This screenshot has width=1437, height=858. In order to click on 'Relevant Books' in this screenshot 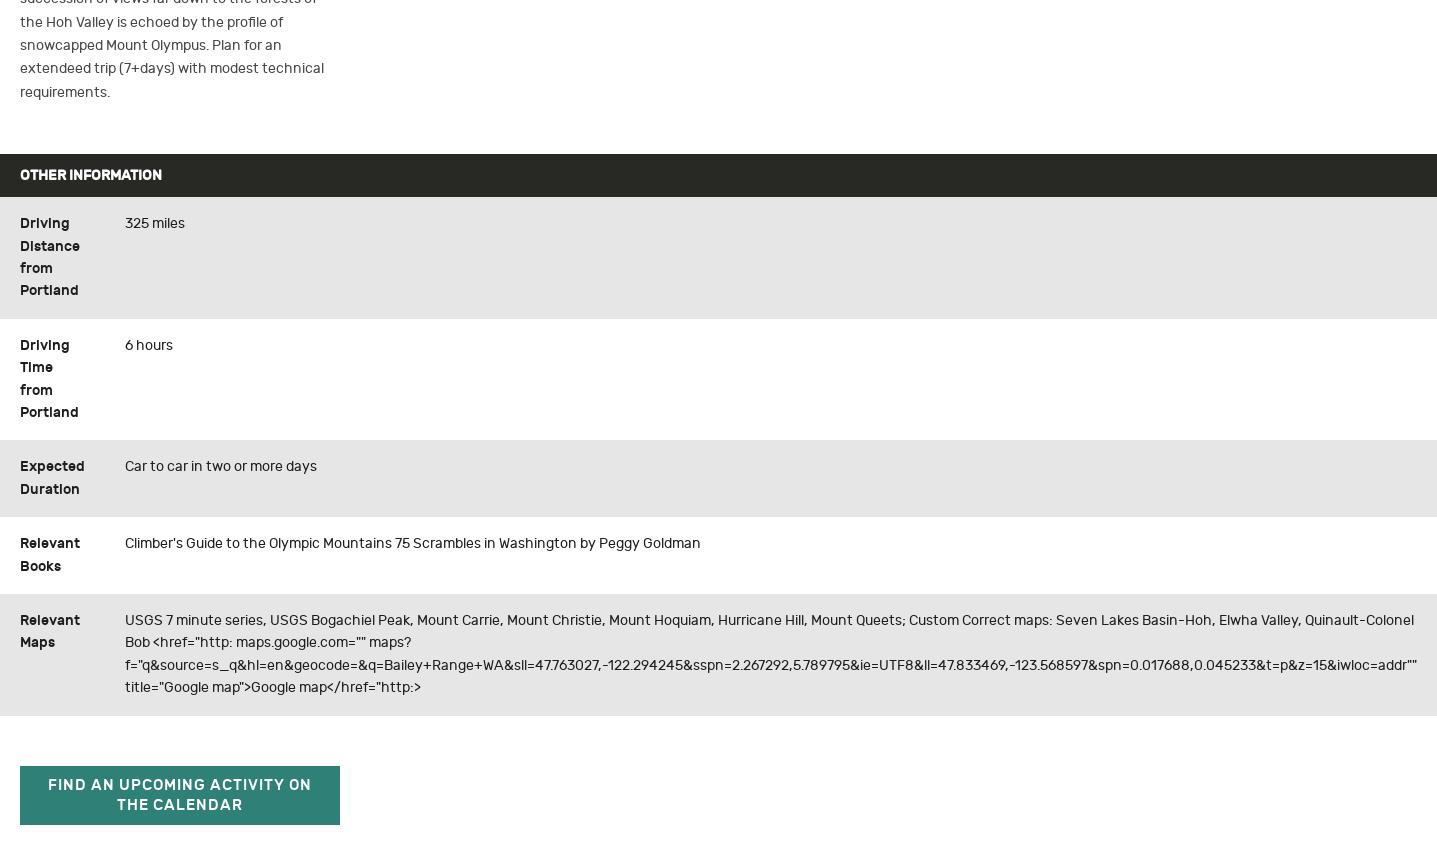, I will do `click(49, 554)`.